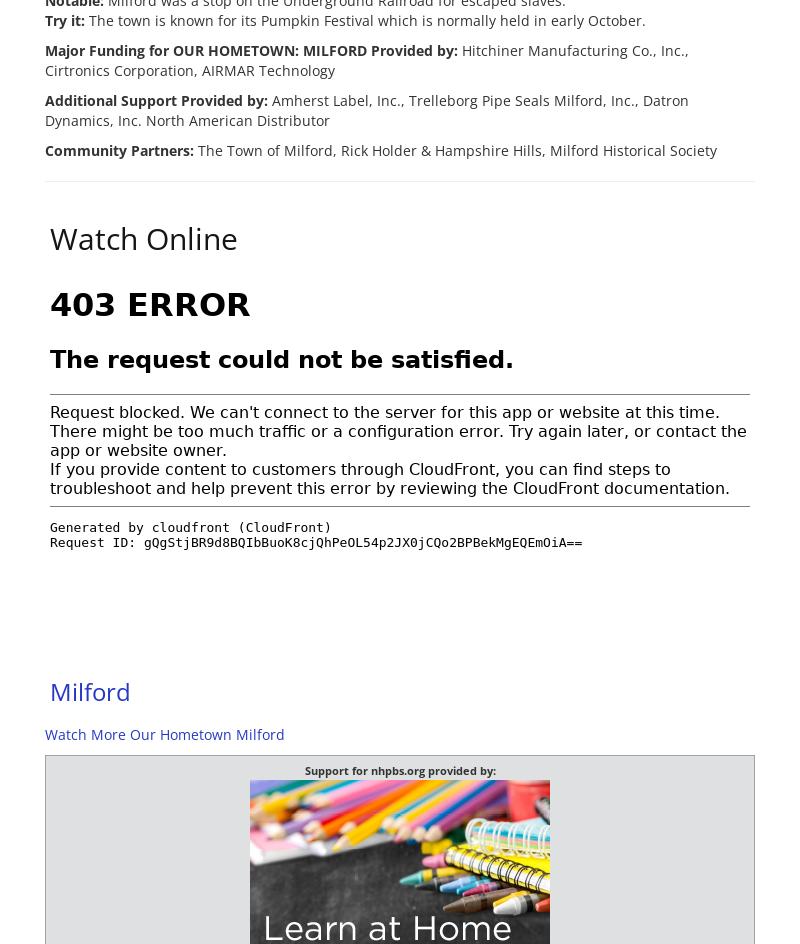 The image size is (800, 944). Describe the element at coordinates (454, 149) in the screenshot. I see `'The Town of Milford, Rick Holder & Hampshire Hills, Milford Historical Society'` at that location.